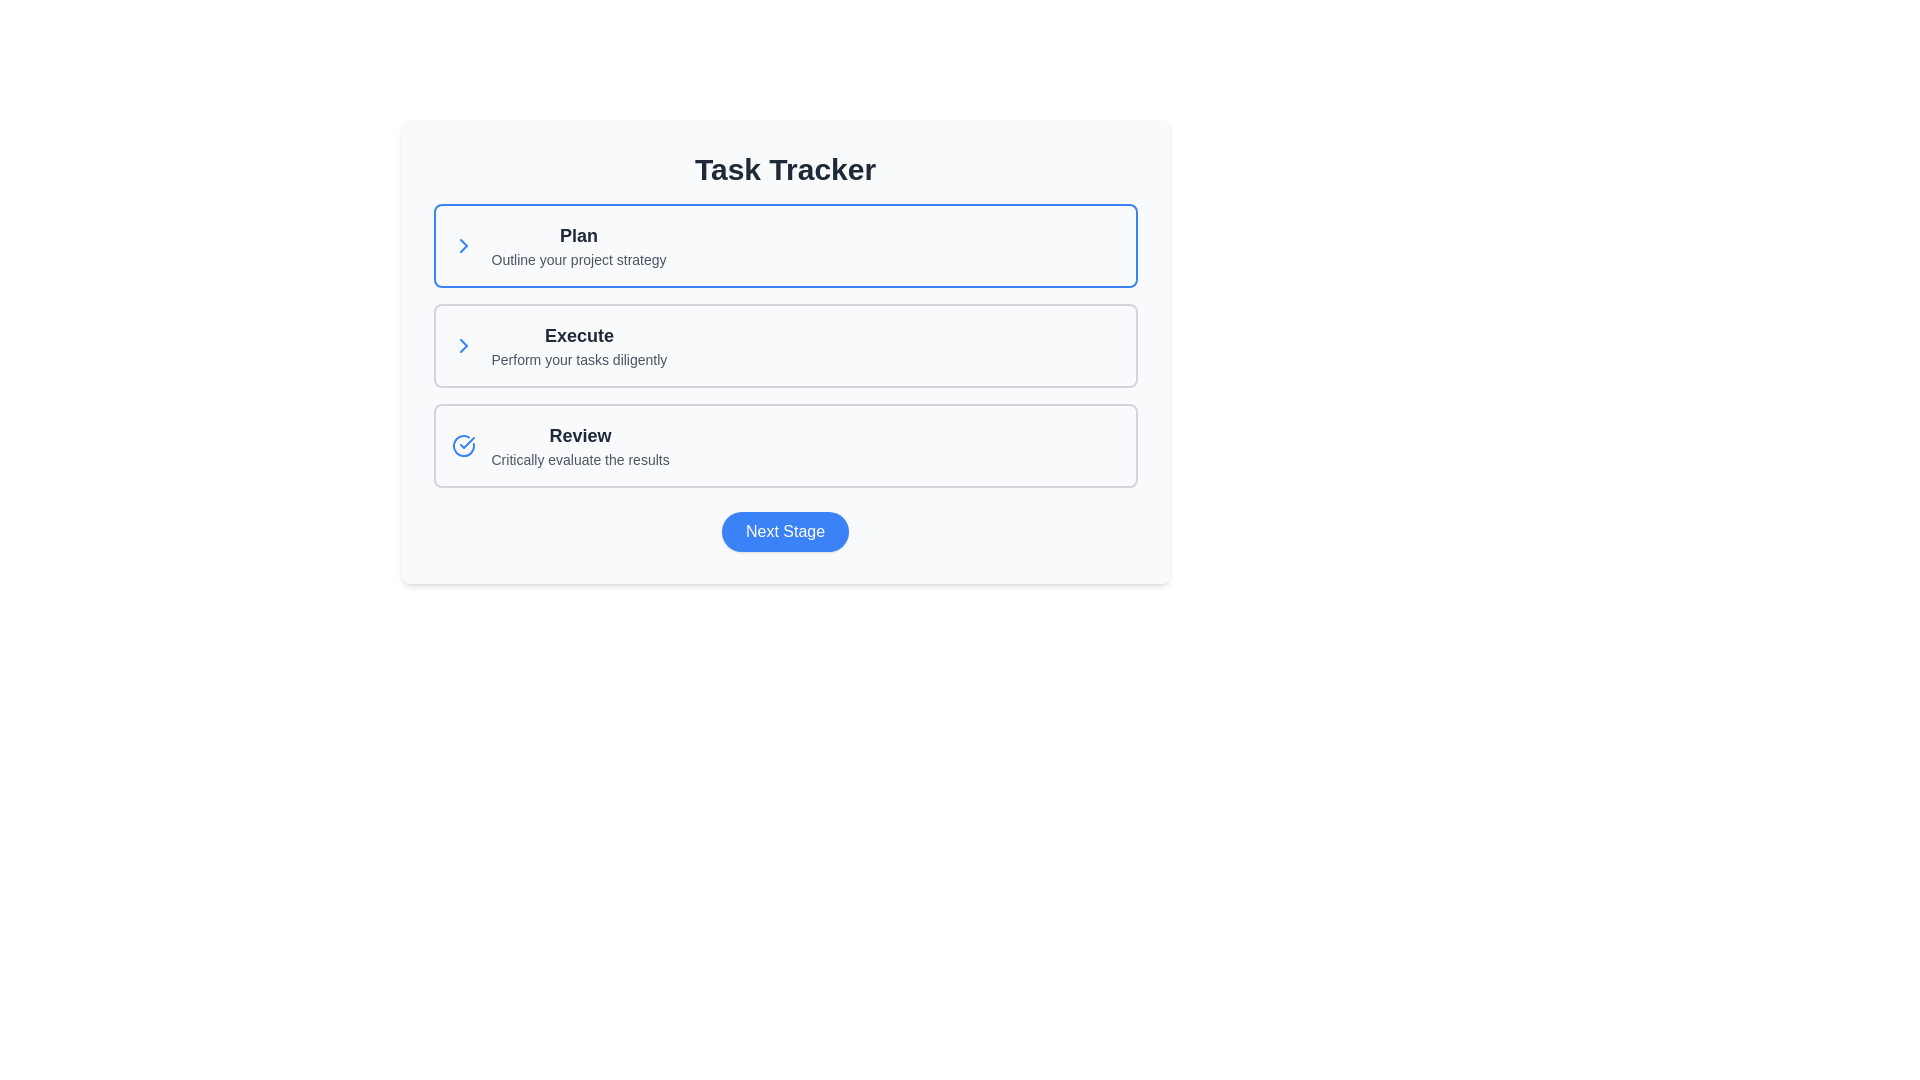 This screenshot has width=1920, height=1080. I want to click on the text label displaying 'Review' which is styled in a bold, larger font size and is positioned at the top of its section, just above a smaller explanatory text, so click(579, 434).